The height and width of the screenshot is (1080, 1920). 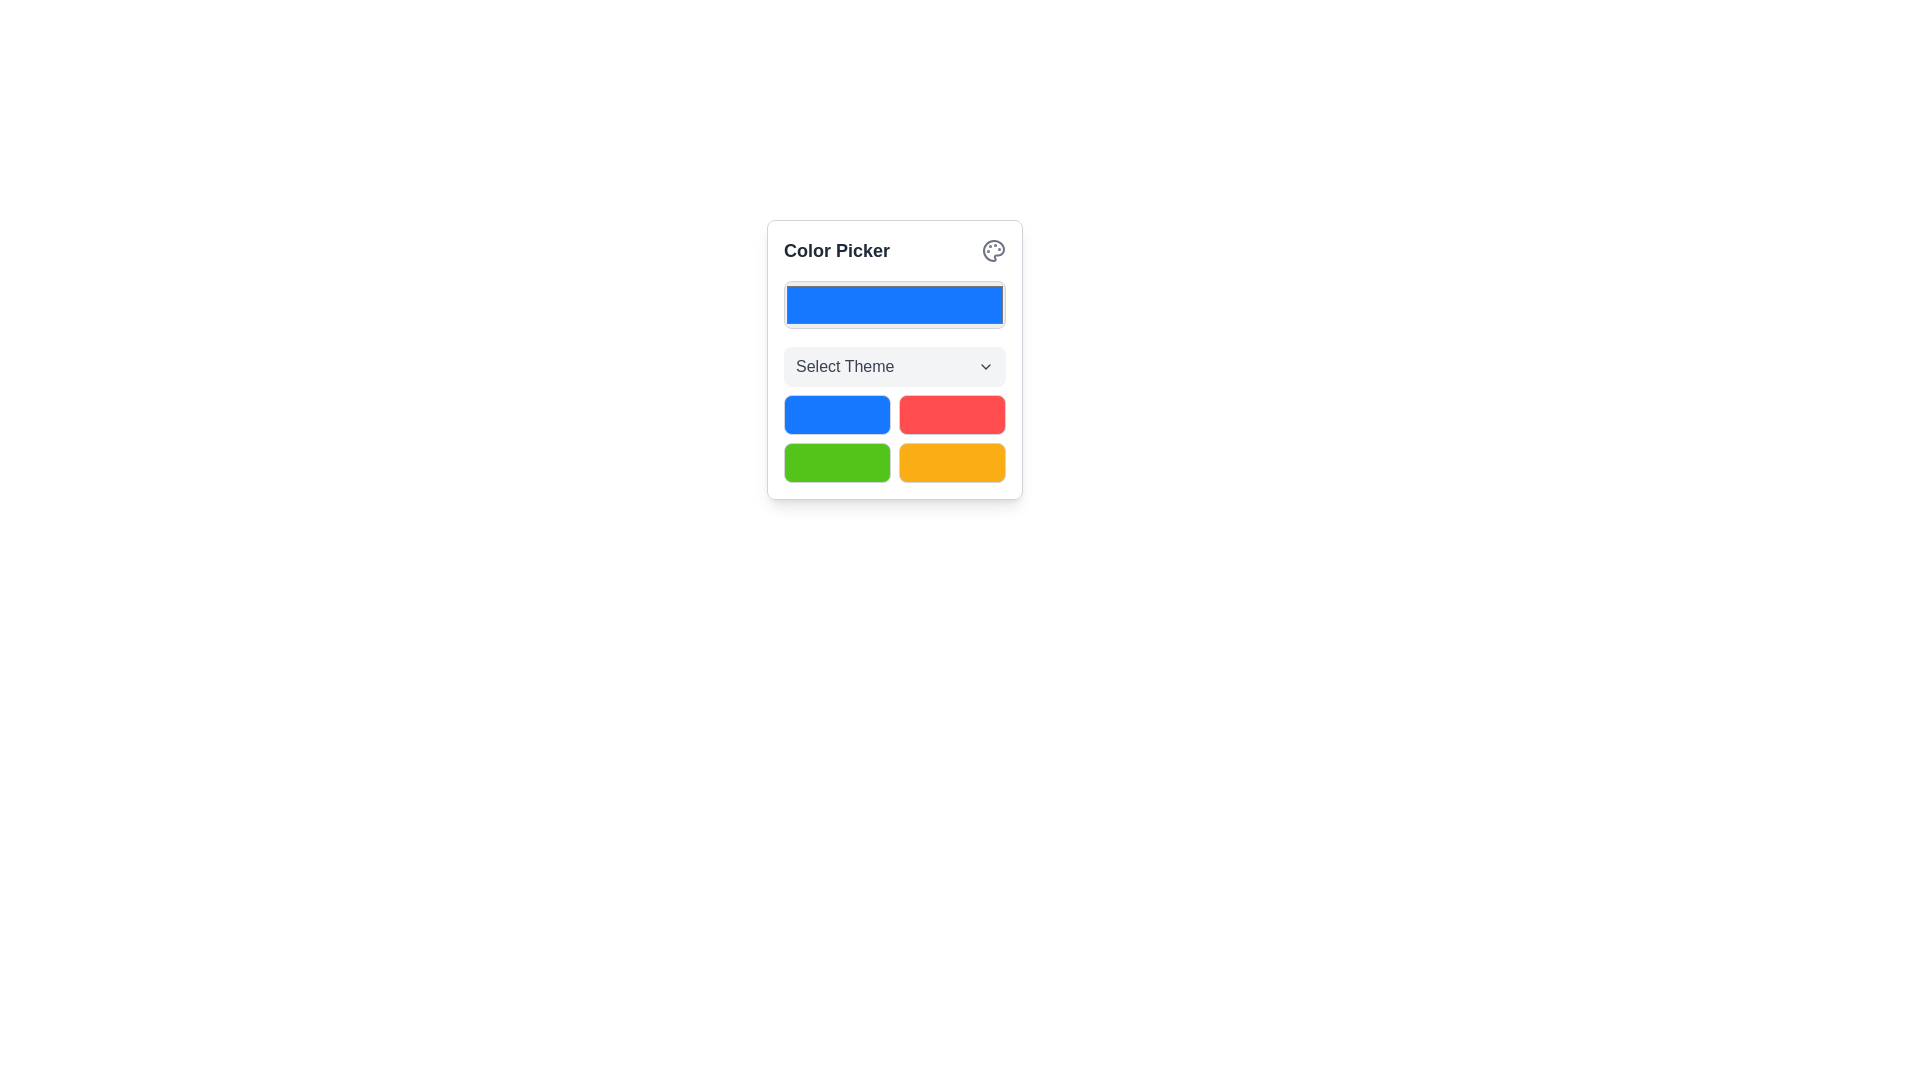 I want to click on the green rectangular button with rounded corners located in the bottom-left position of the grid, so click(x=837, y=462).